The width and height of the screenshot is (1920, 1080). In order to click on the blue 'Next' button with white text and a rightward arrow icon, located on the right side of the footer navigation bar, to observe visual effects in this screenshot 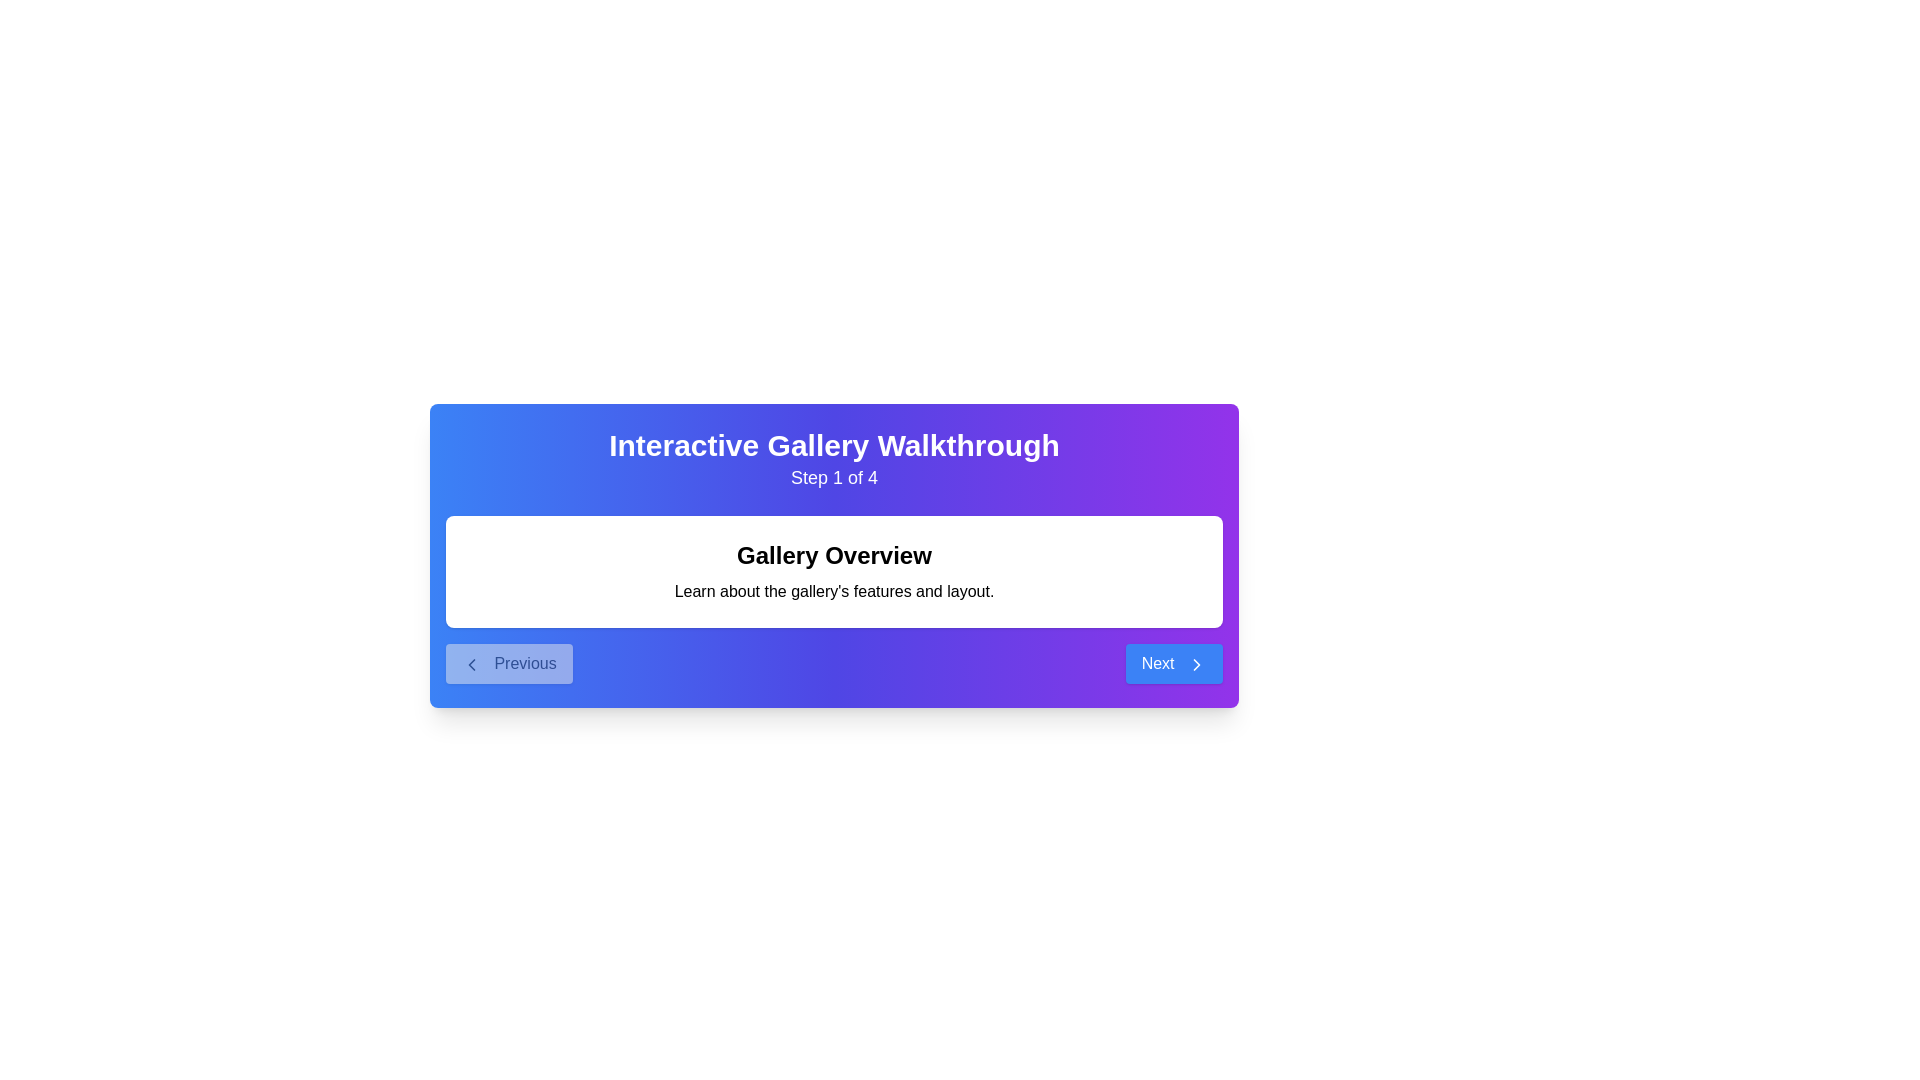, I will do `click(1174, 663)`.